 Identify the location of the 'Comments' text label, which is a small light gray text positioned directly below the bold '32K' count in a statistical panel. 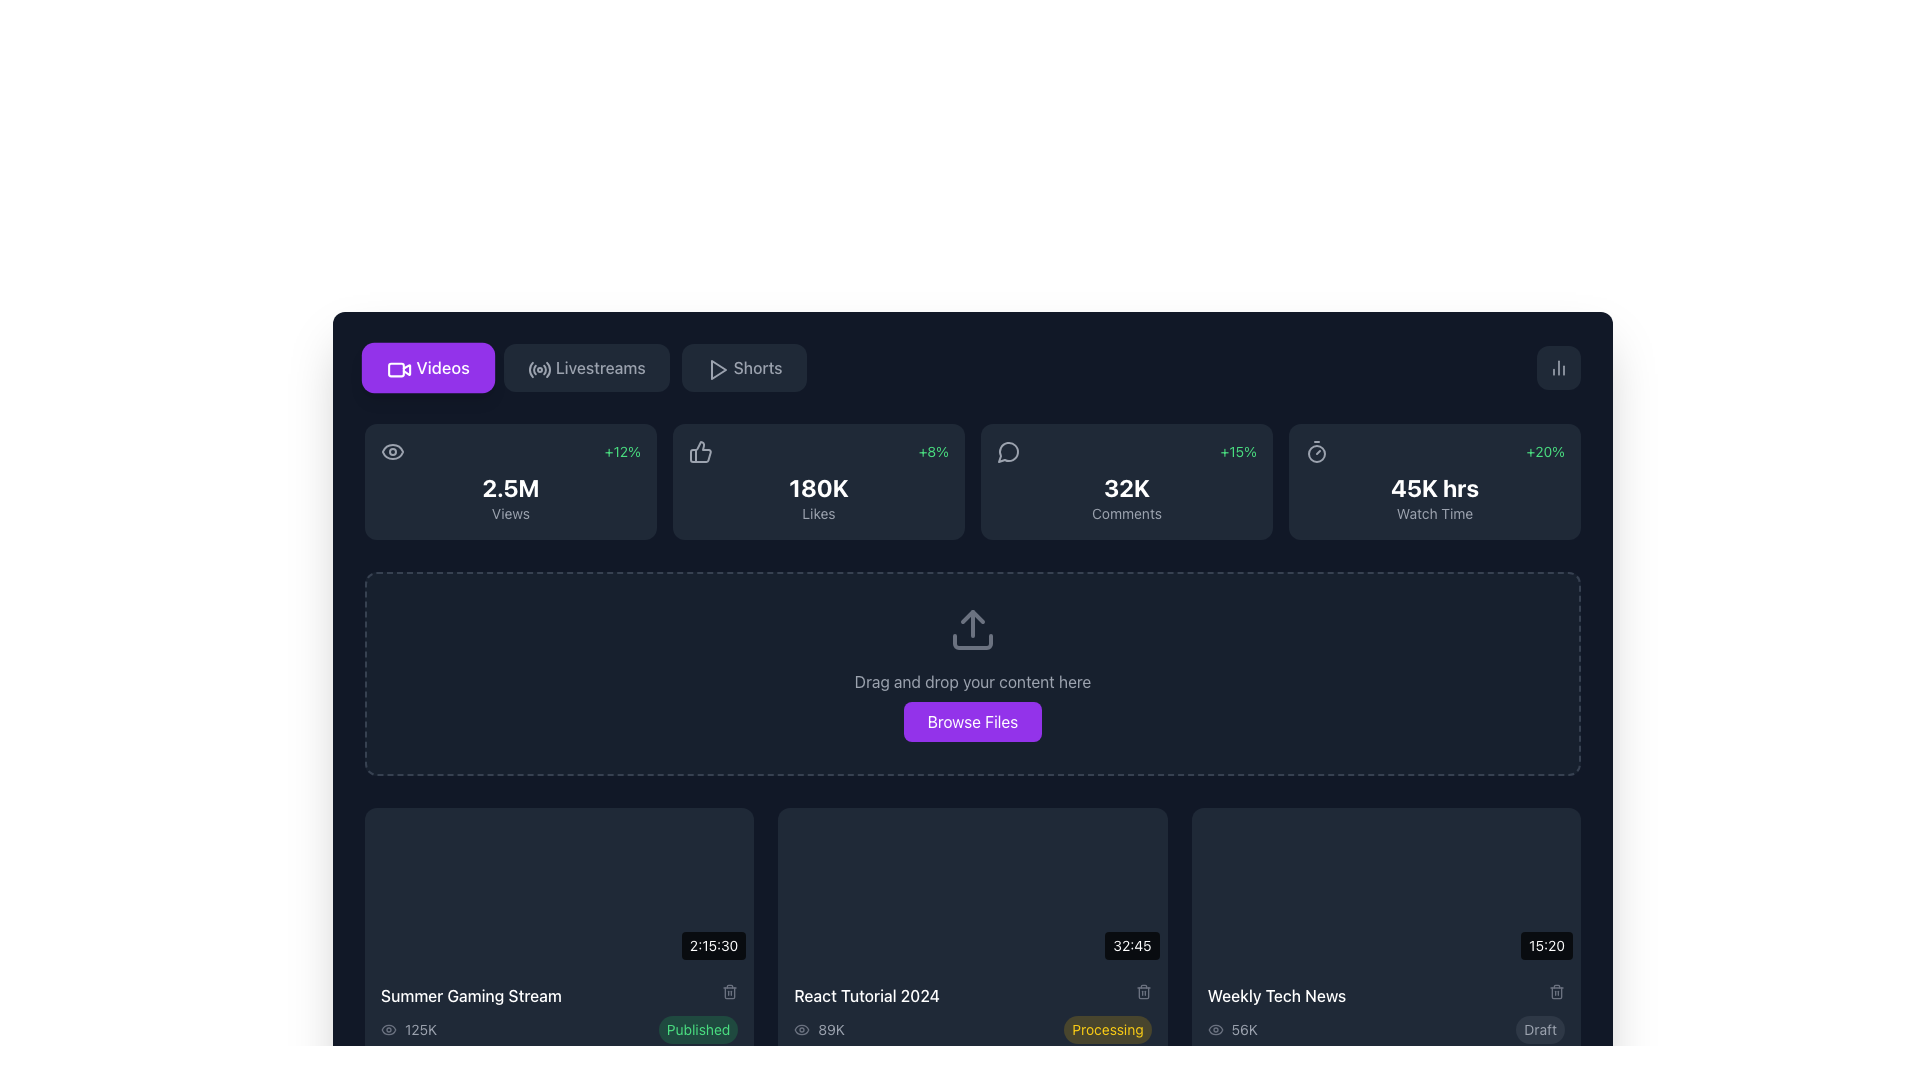
(1127, 512).